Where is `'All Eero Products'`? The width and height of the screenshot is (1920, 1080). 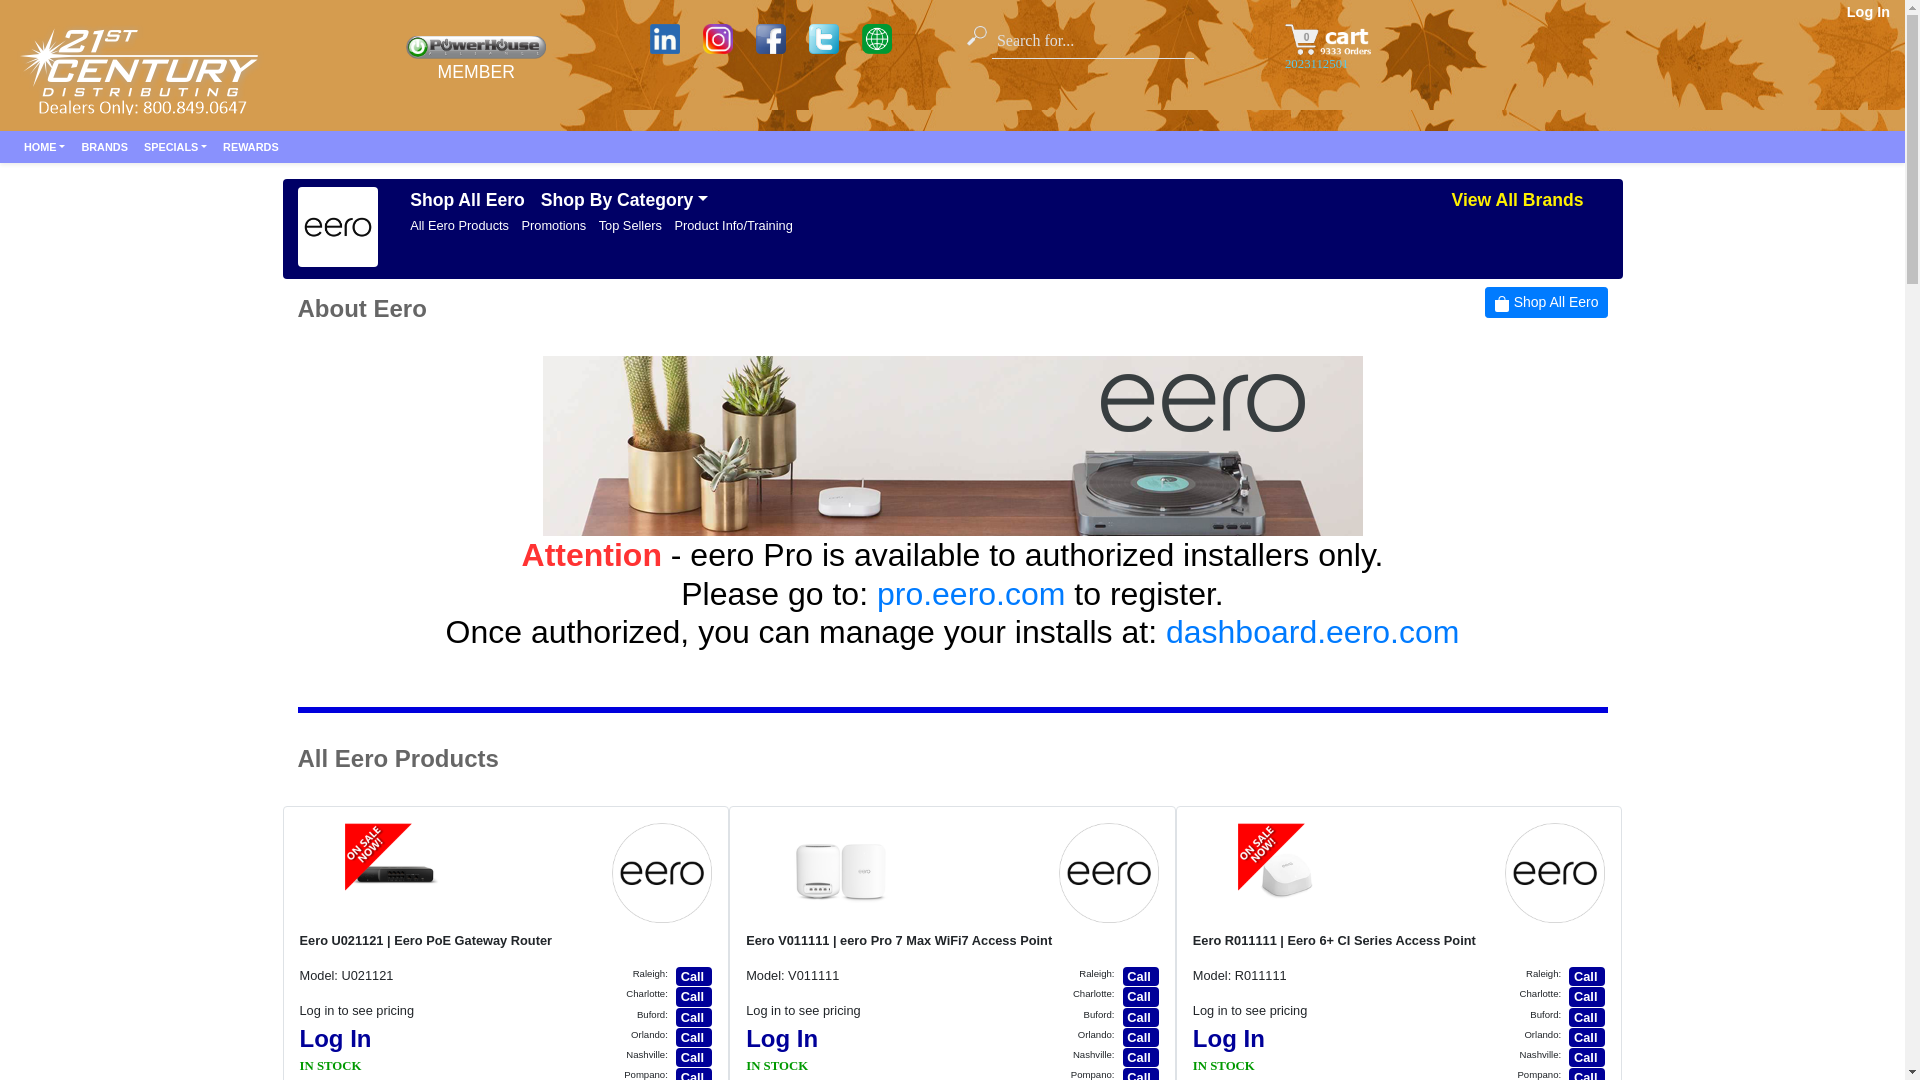
'All Eero Products' is located at coordinates (458, 225).